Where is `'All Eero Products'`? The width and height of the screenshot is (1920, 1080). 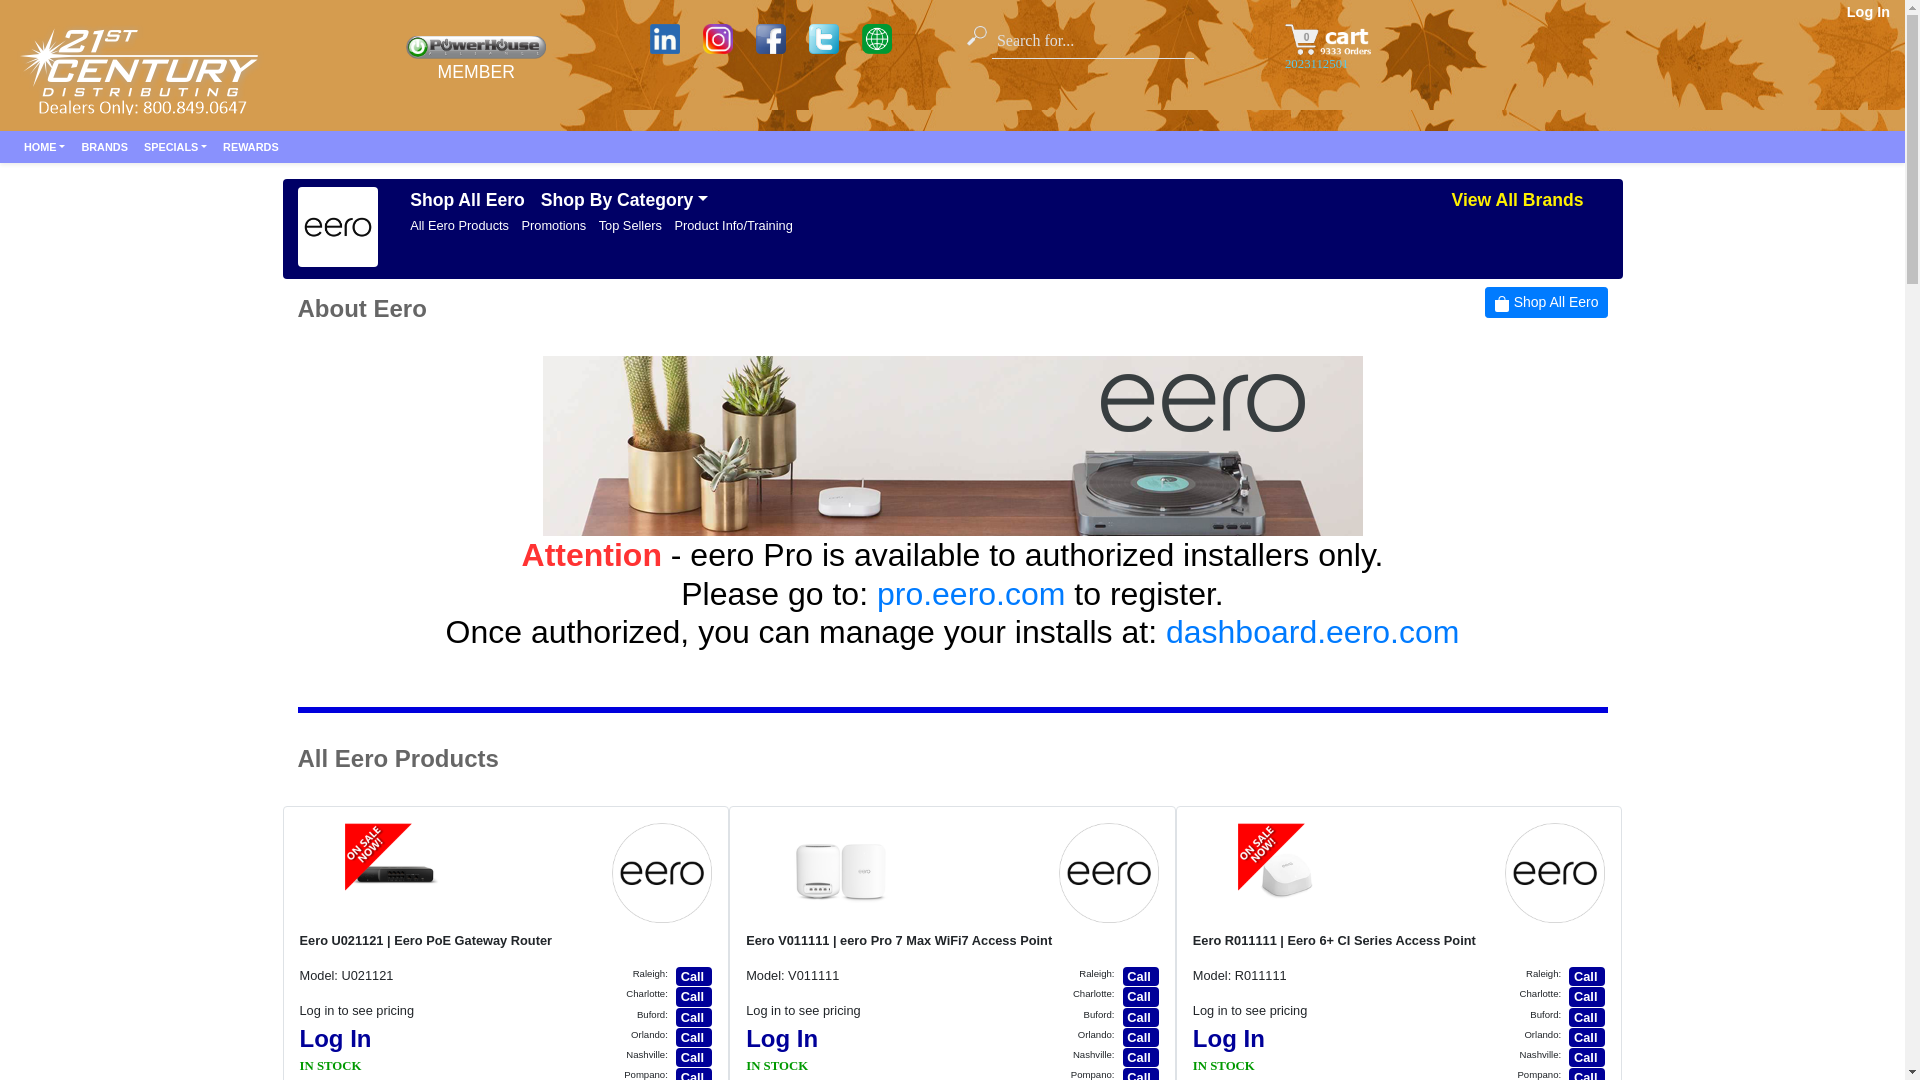
'All Eero Products' is located at coordinates (458, 225).